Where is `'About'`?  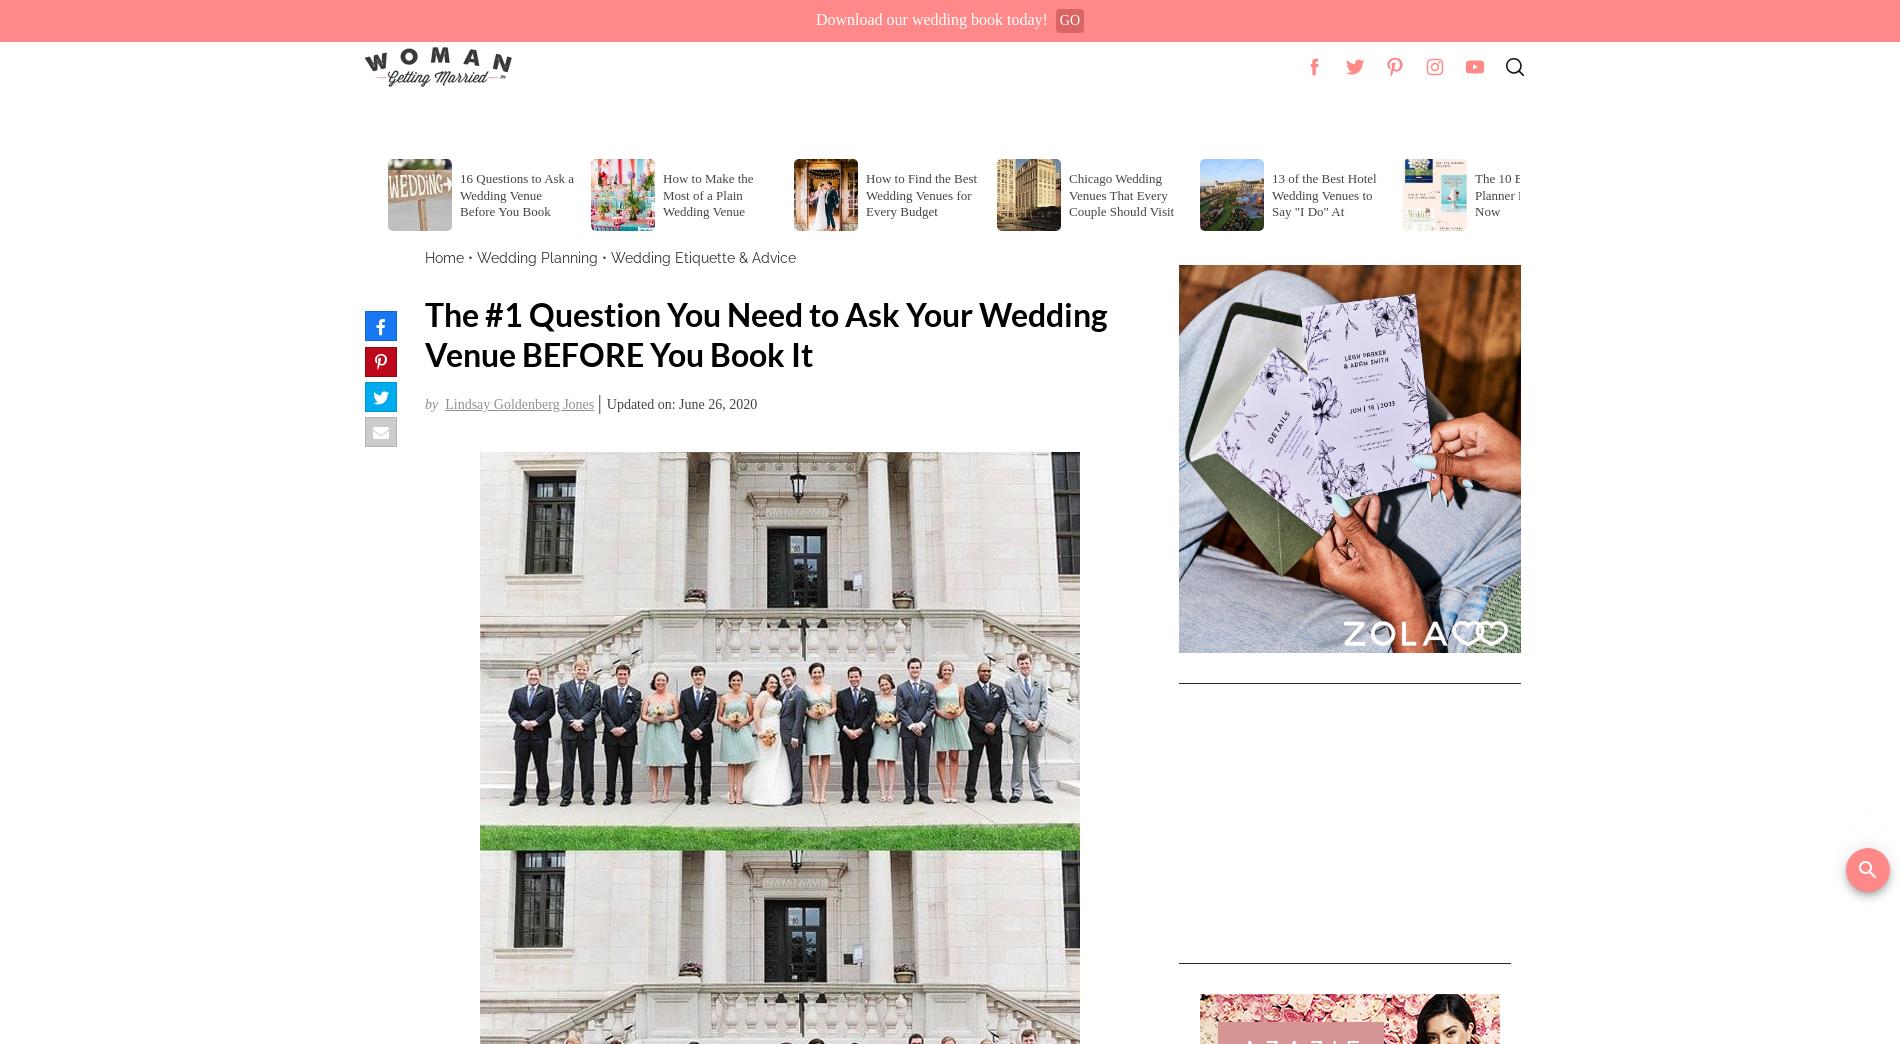 'About' is located at coordinates (1498, 120).